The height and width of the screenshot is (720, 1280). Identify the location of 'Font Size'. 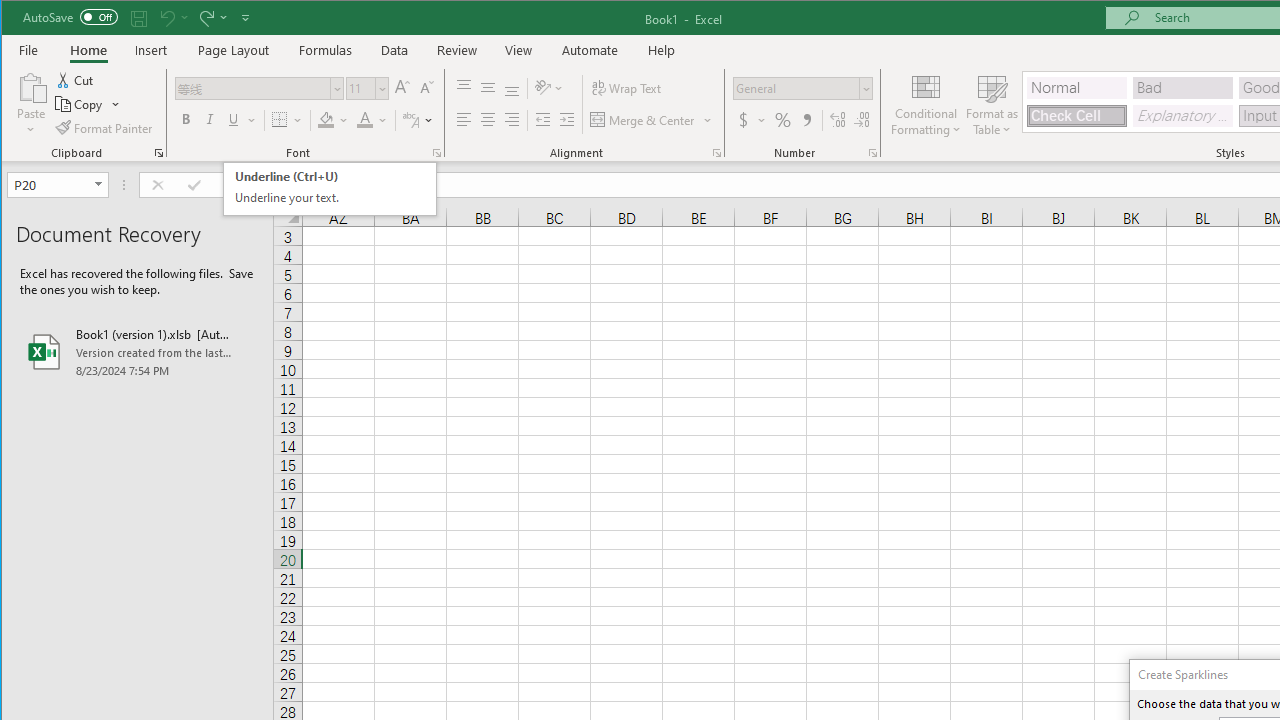
(360, 87).